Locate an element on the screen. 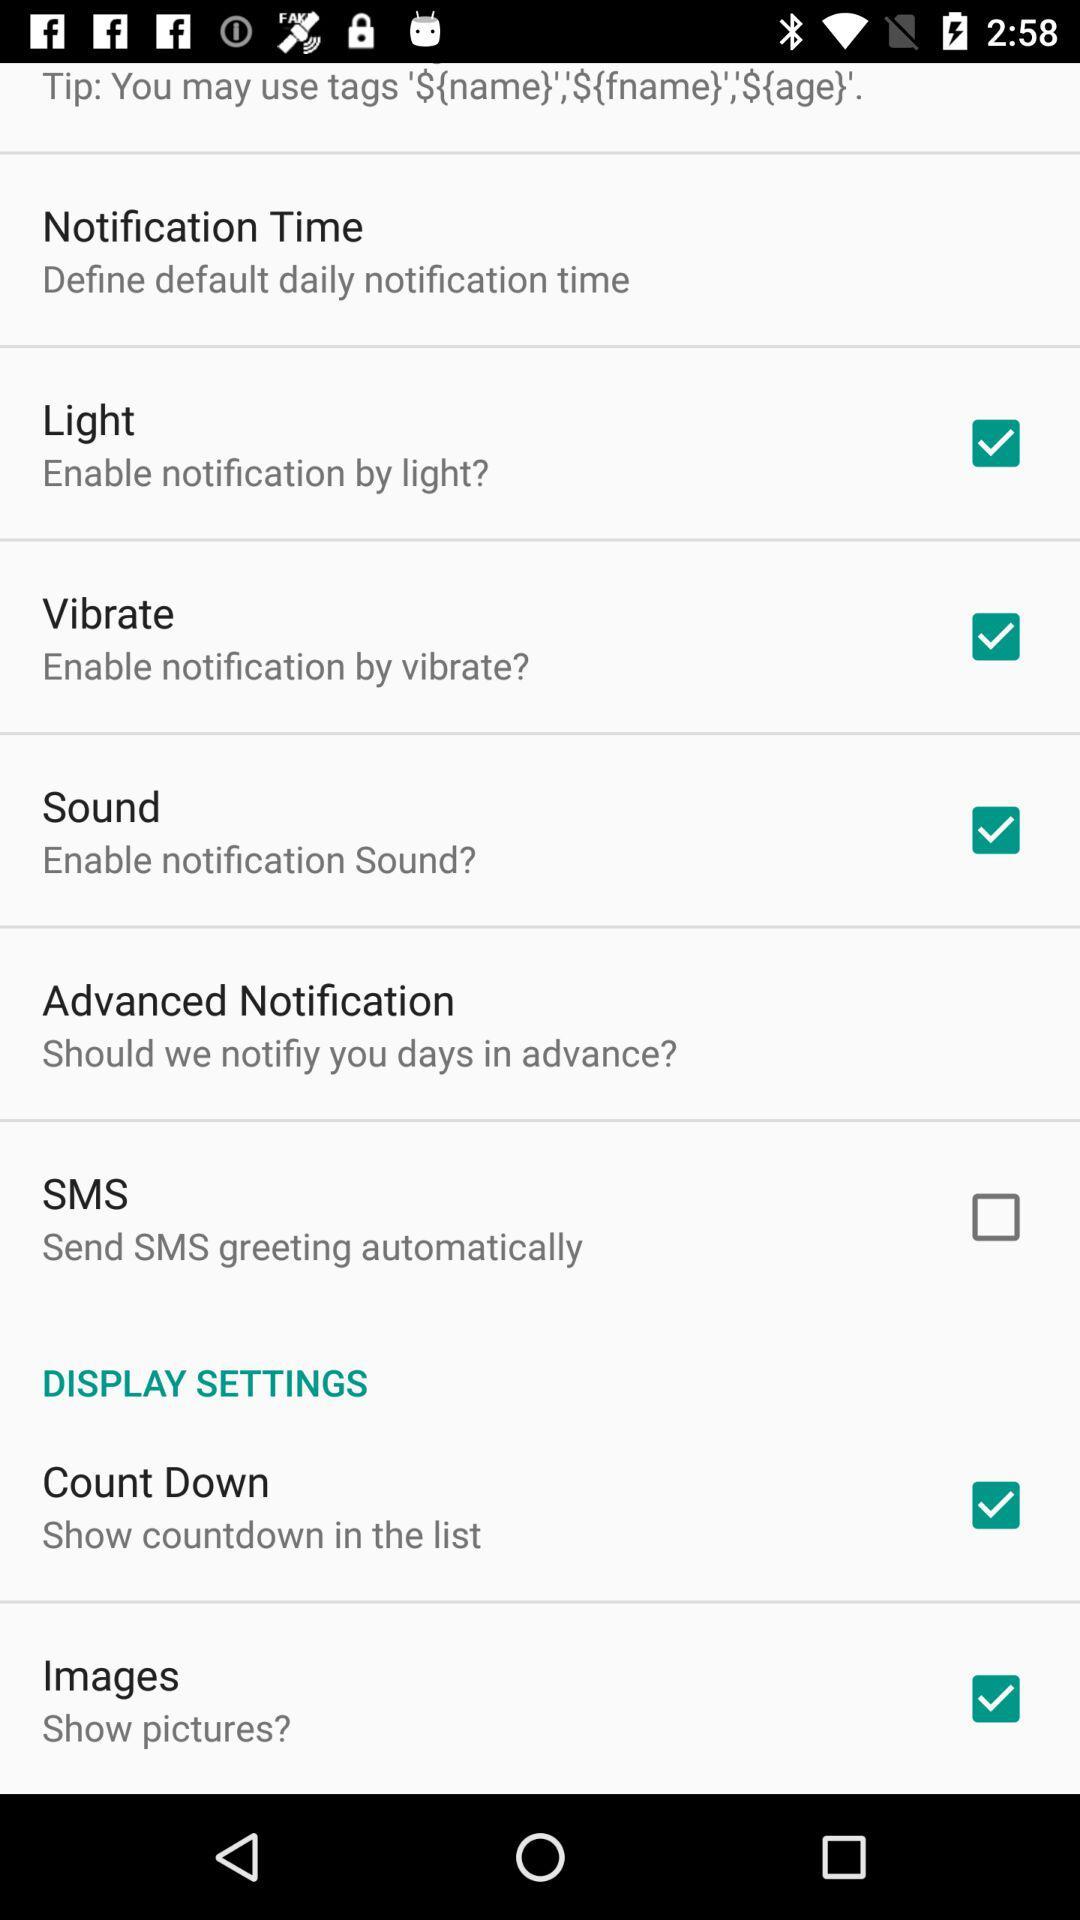 This screenshot has width=1080, height=1920. icon above the show pictures? is located at coordinates (111, 1674).